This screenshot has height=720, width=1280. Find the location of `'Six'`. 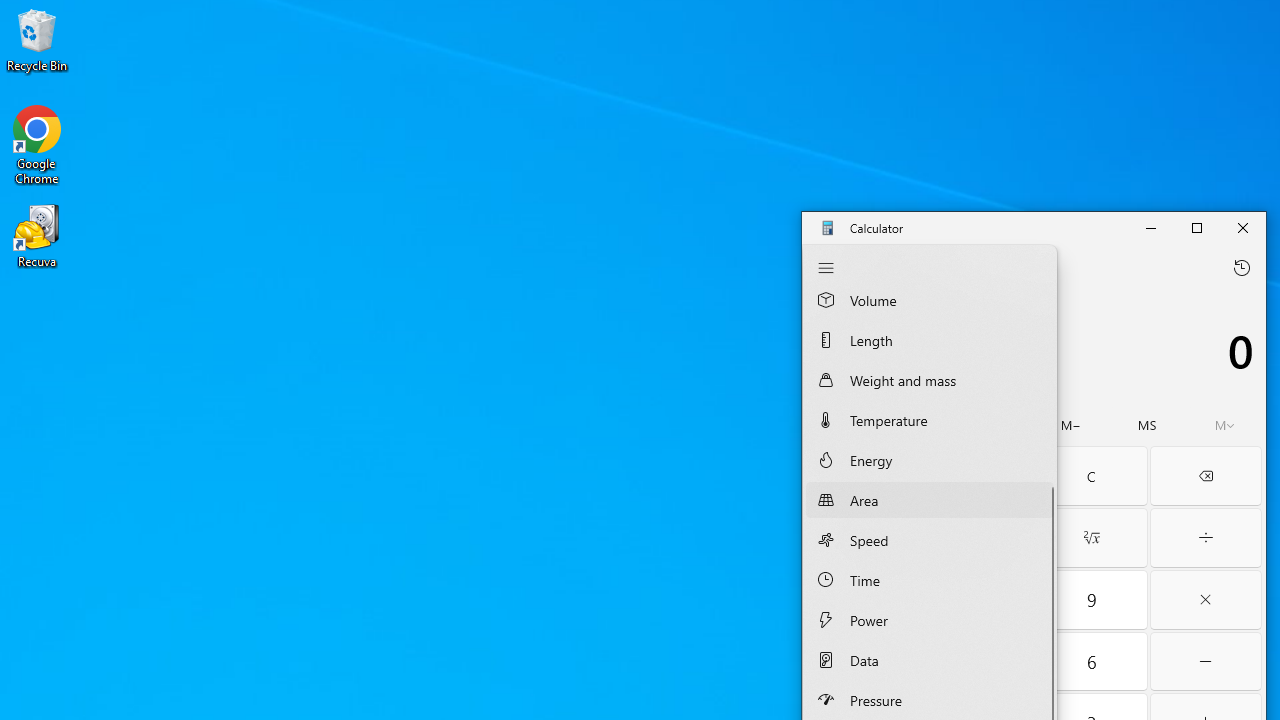

'Six' is located at coordinates (1090, 661).